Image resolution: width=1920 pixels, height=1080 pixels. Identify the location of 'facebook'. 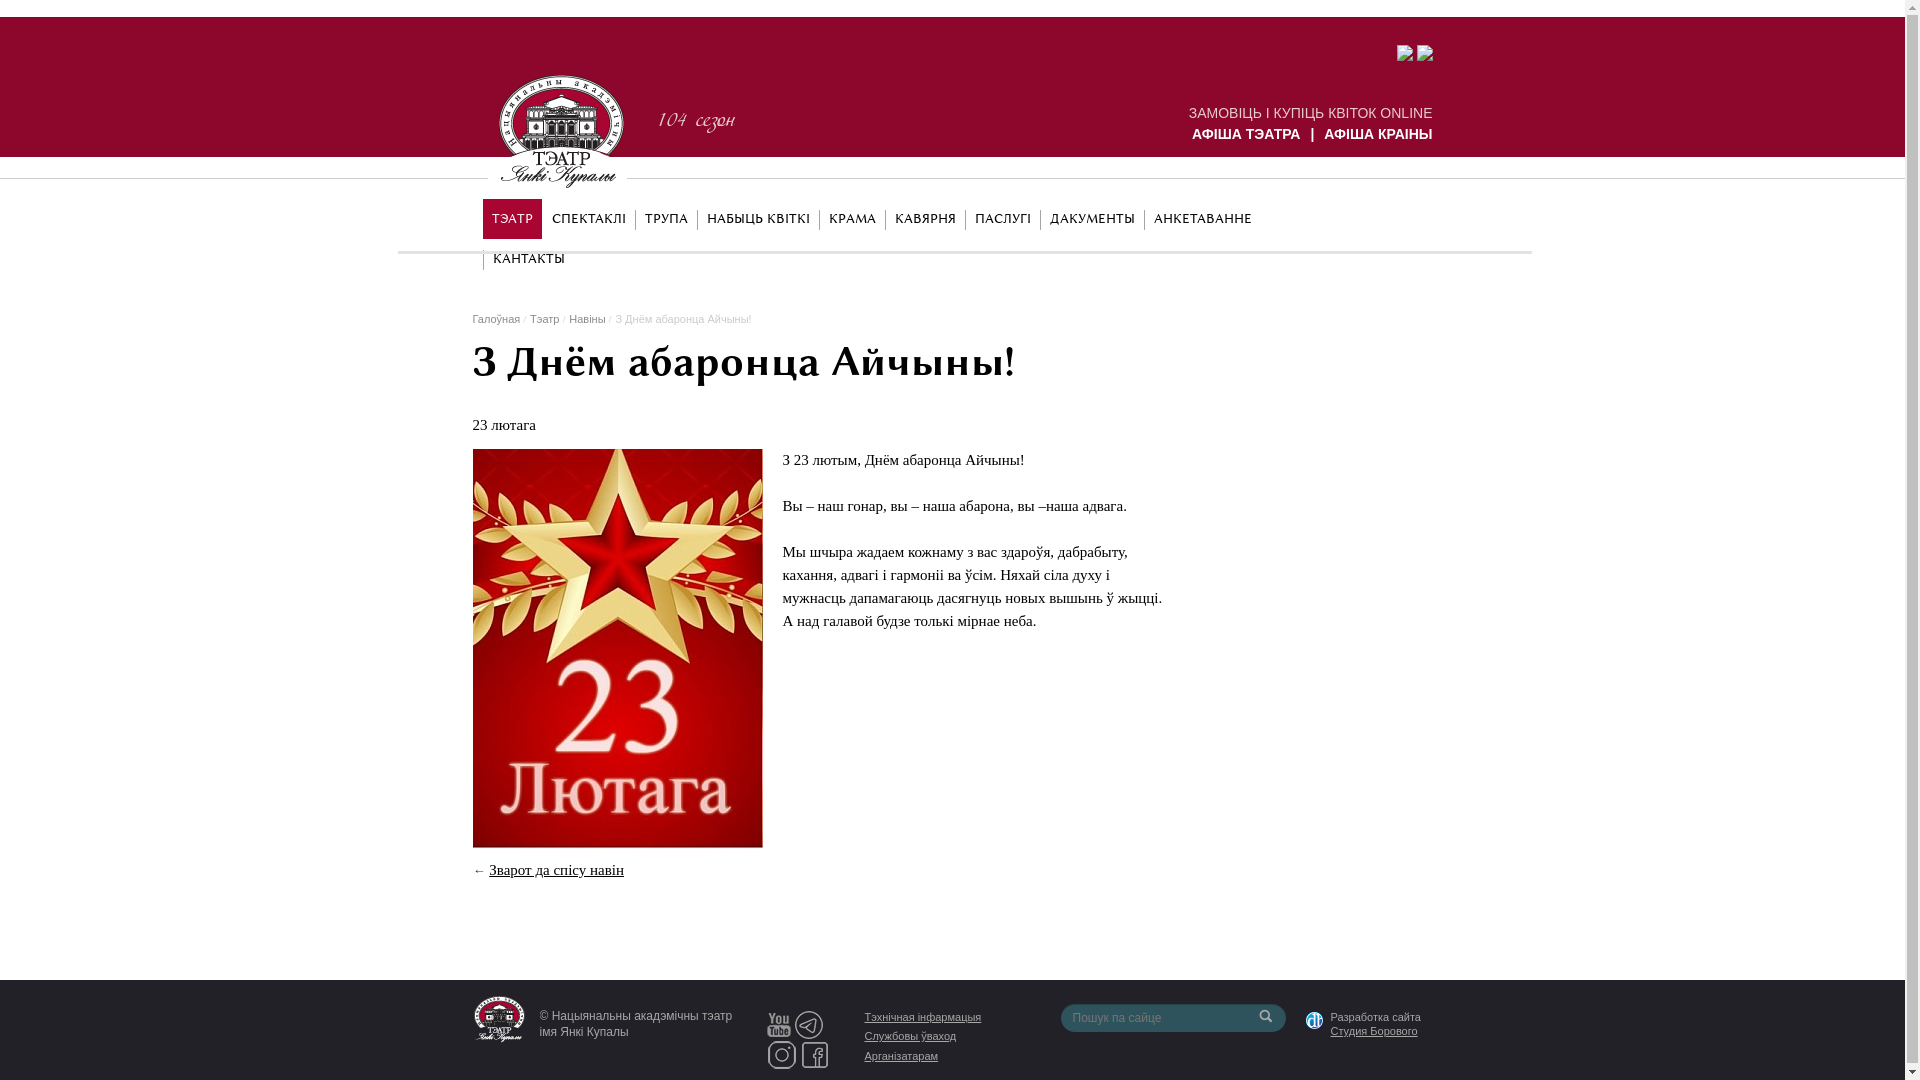
(815, 1052).